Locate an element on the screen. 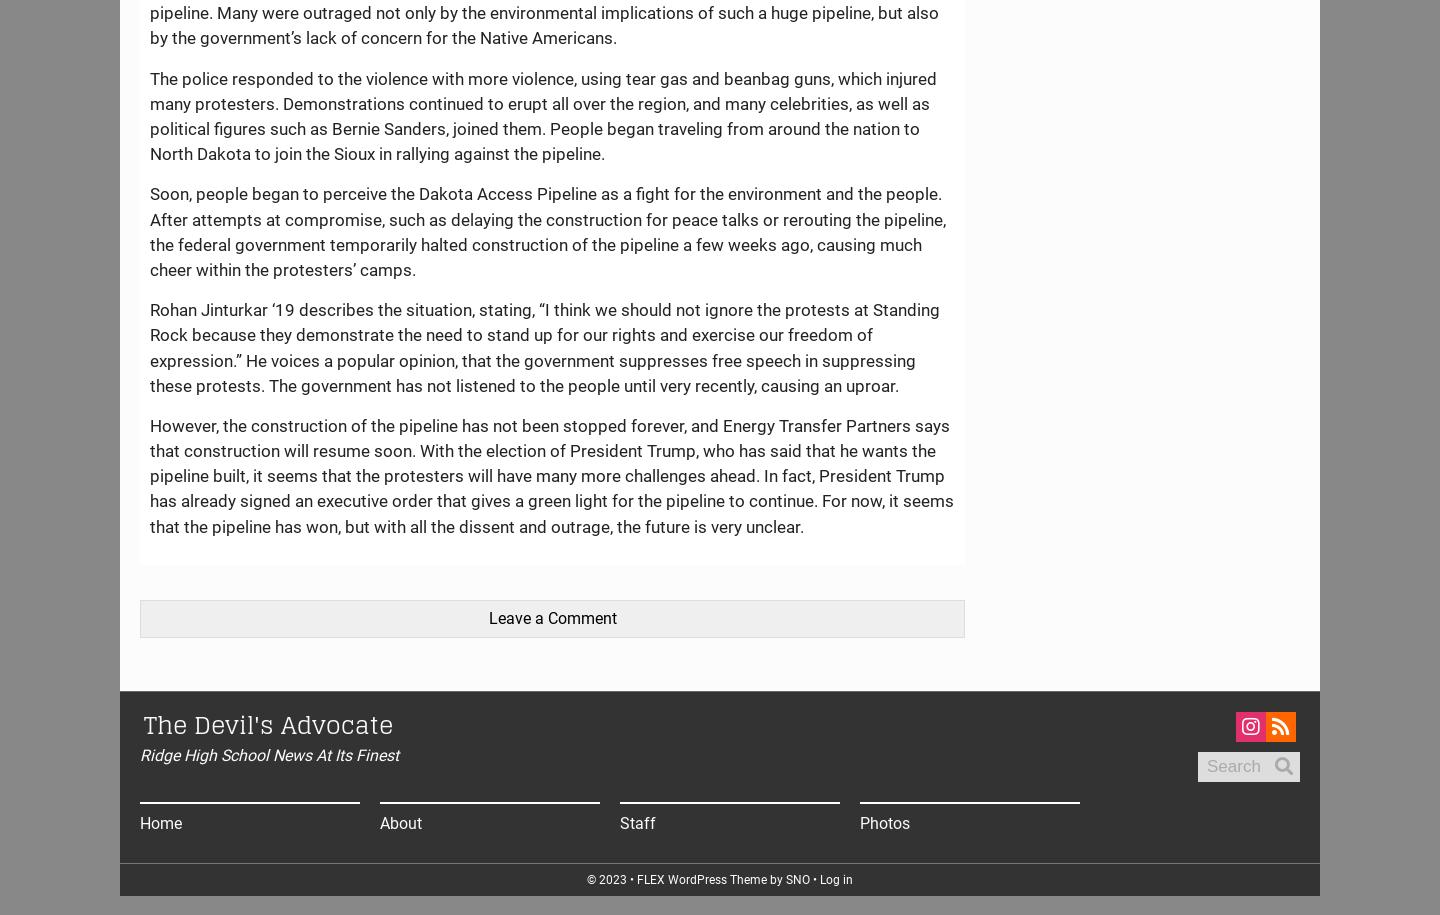 The image size is (1440, 915). 'The Devil's Advocate' is located at coordinates (267, 724).